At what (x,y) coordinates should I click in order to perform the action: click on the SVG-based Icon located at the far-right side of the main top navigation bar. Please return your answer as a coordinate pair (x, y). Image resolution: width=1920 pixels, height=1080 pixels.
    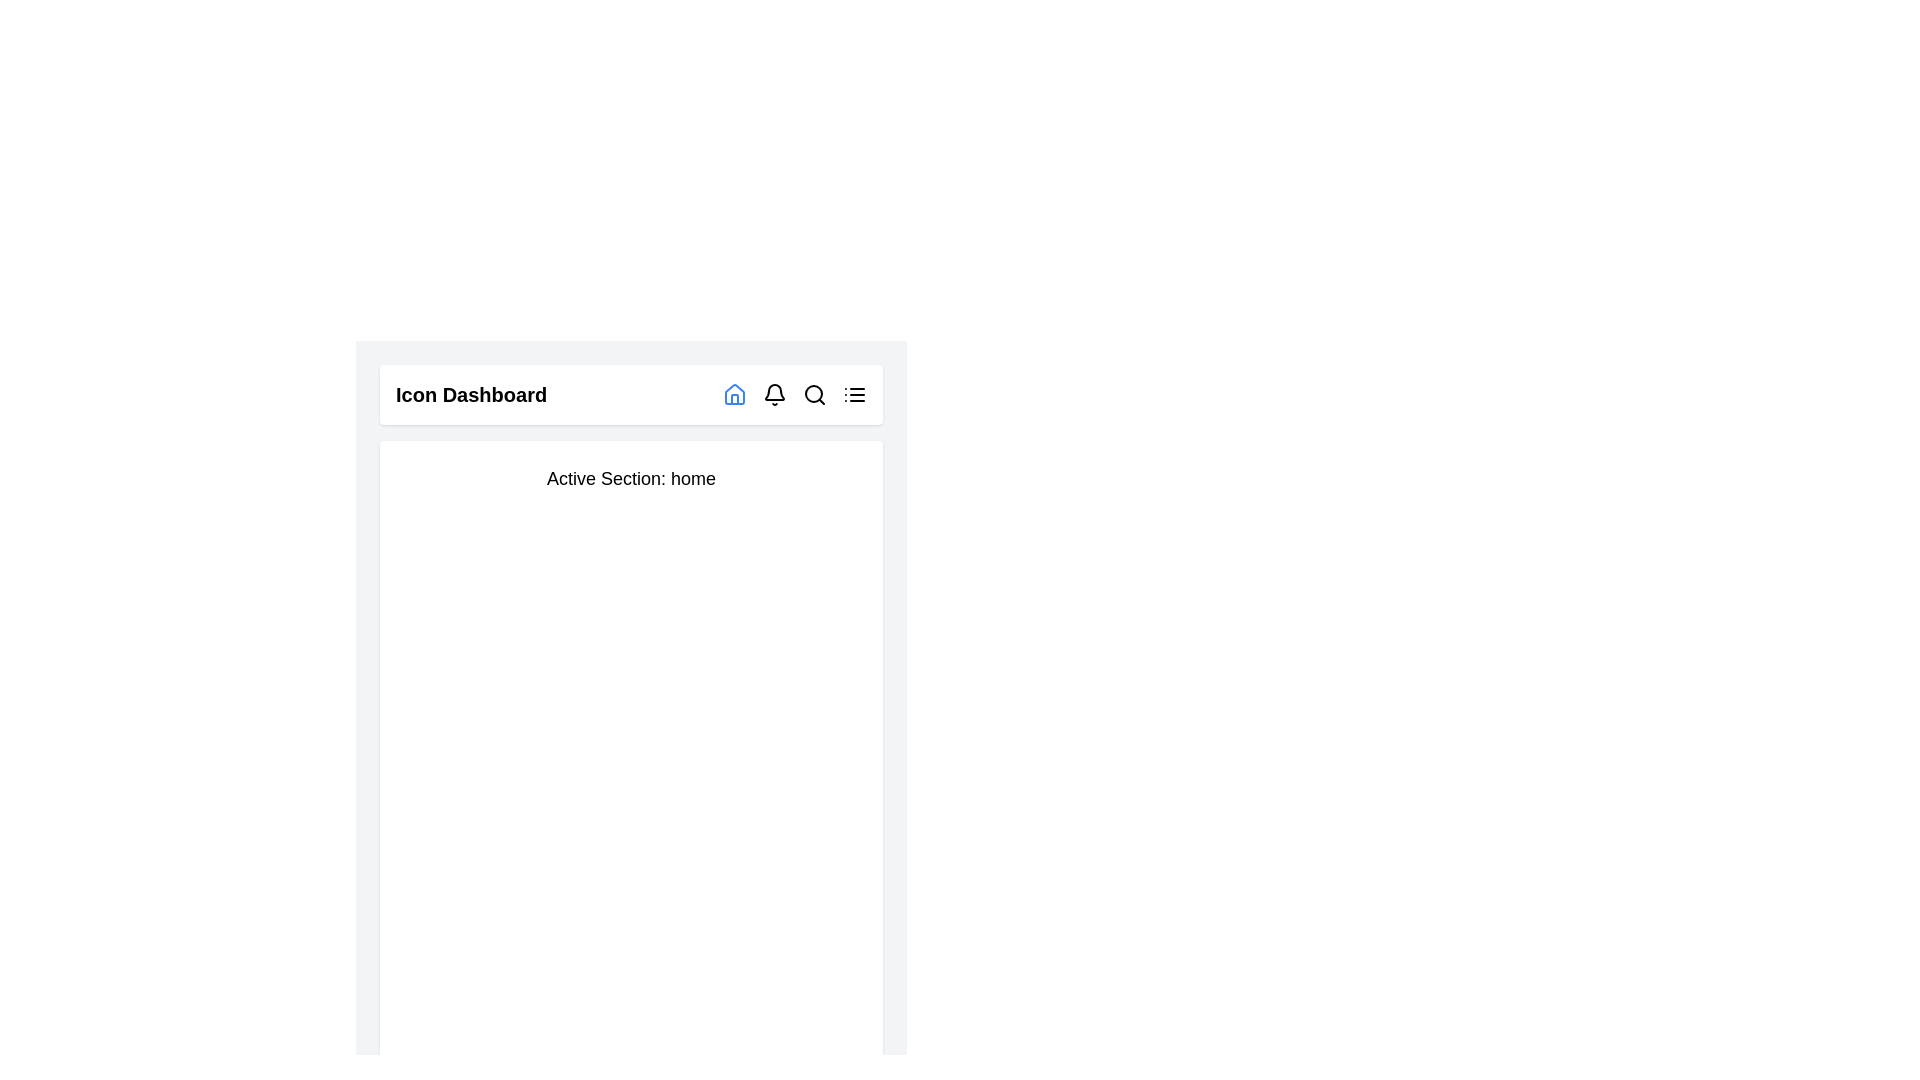
    Looking at the image, I should click on (854, 394).